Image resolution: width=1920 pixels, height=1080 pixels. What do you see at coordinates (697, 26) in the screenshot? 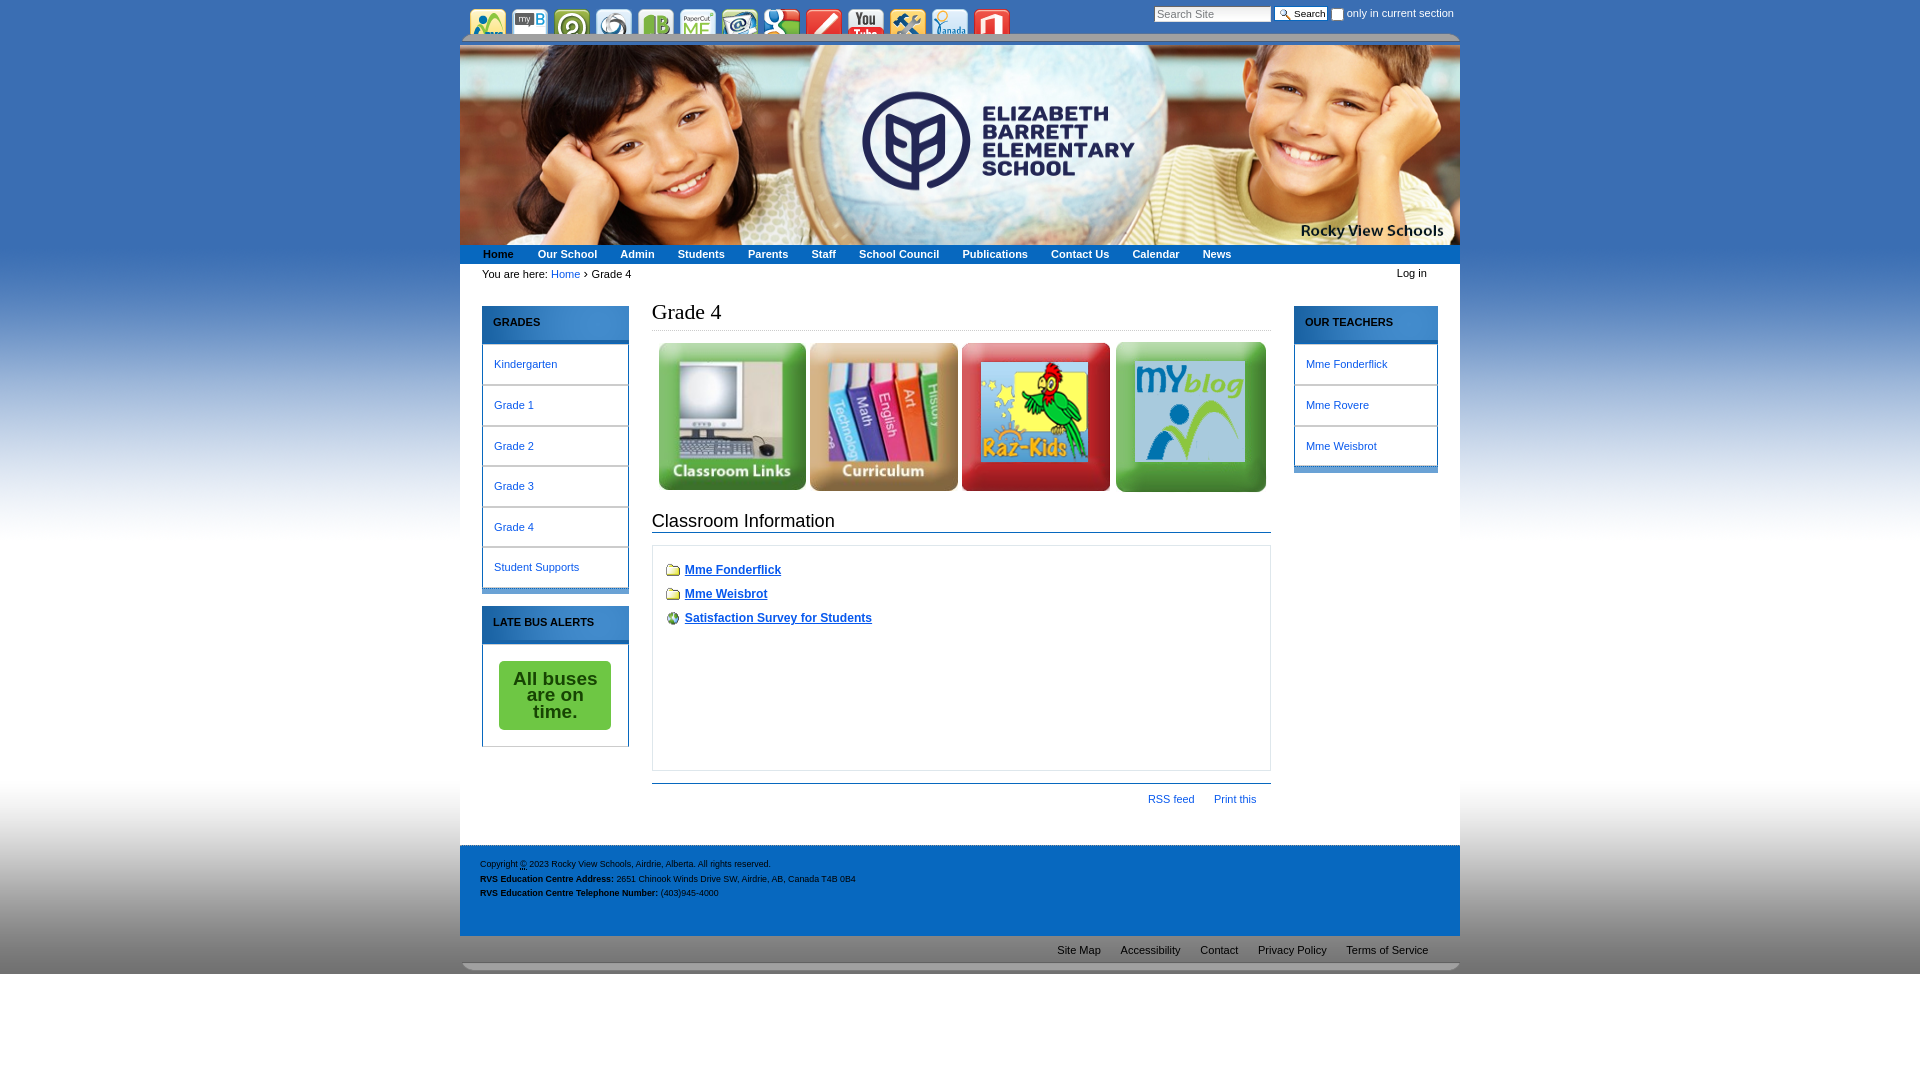
I see `'PaperCut'` at bounding box center [697, 26].